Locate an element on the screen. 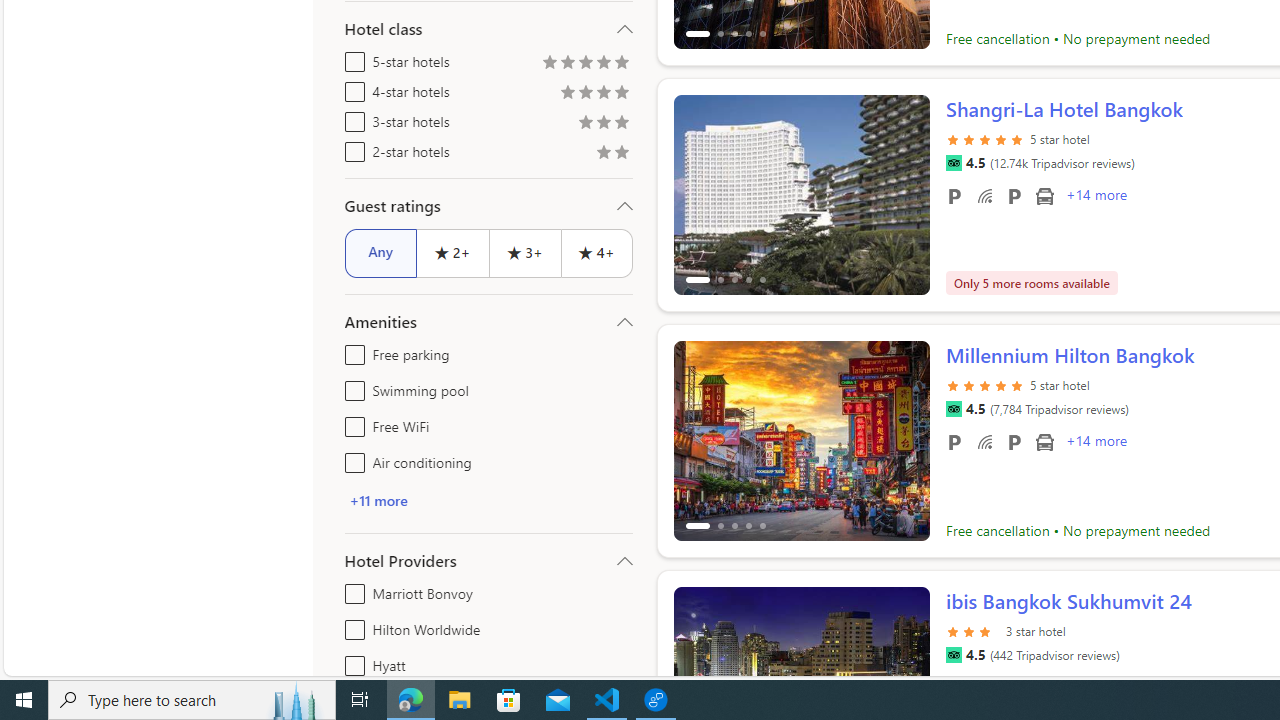 Image resolution: width=1280 pixels, height=720 pixels. 'Hotel Providers' is located at coordinates (488, 560).